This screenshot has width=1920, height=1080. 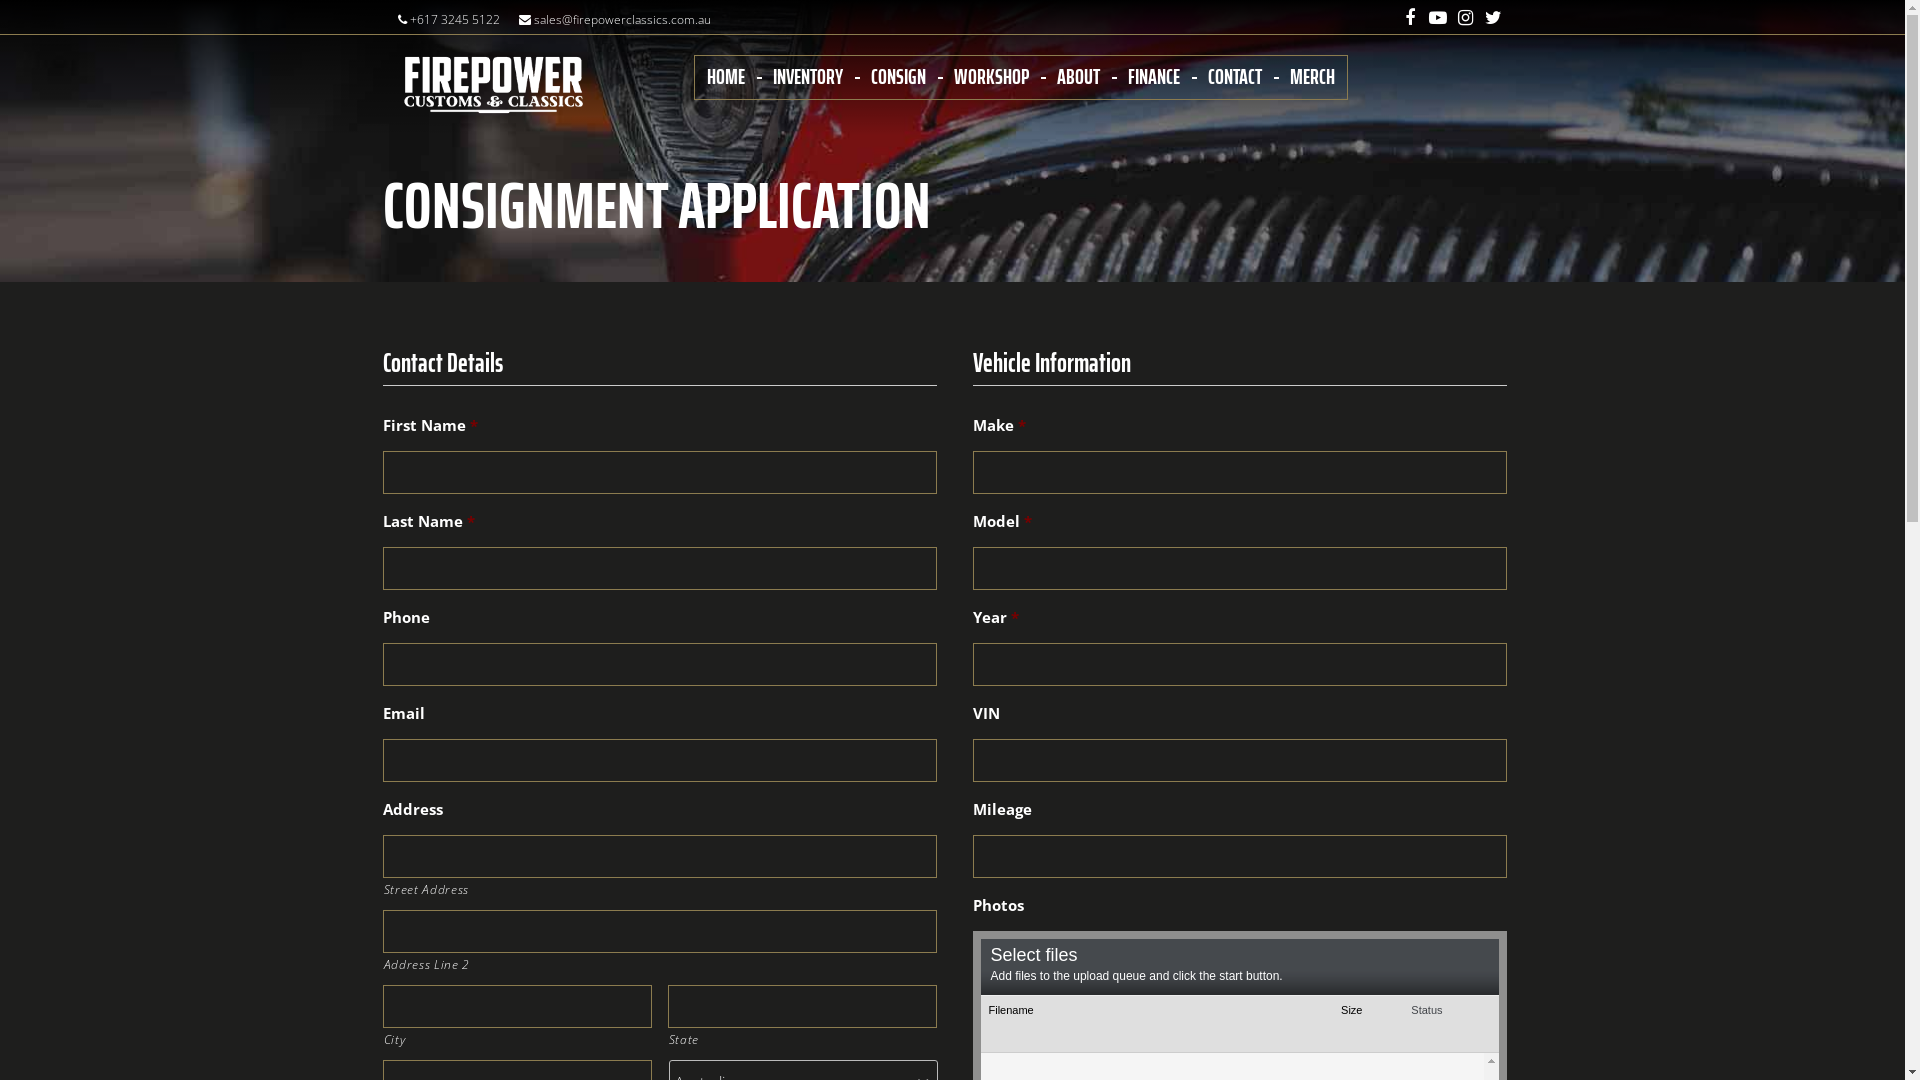 I want to click on 'Skip to content', so click(x=0, y=0).